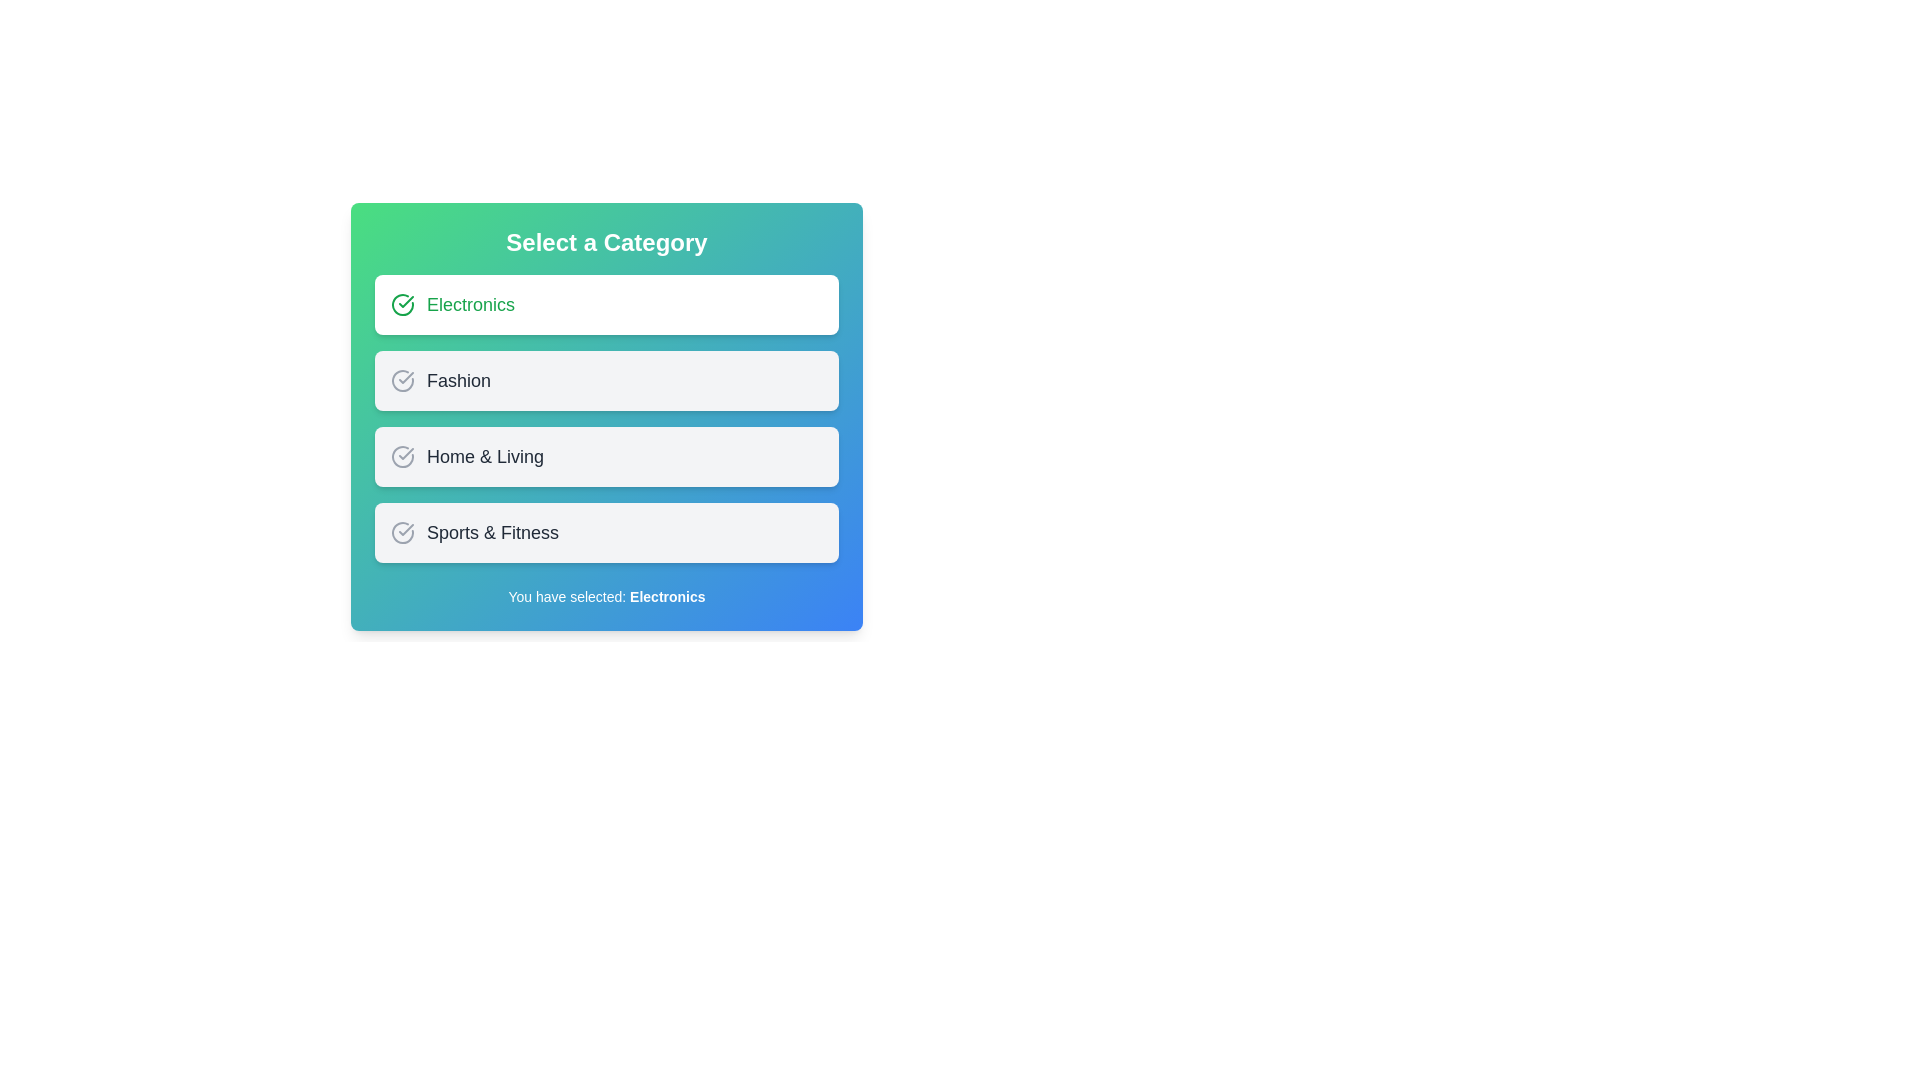 The image size is (1920, 1080). What do you see at coordinates (605, 409) in the screenshot?
I see `the 'Fashion' selectable category button, which is the second option in a list of four buttons, positioned below 'Electronics' and above 'Home & Living'` at bounding box center [605, 409].